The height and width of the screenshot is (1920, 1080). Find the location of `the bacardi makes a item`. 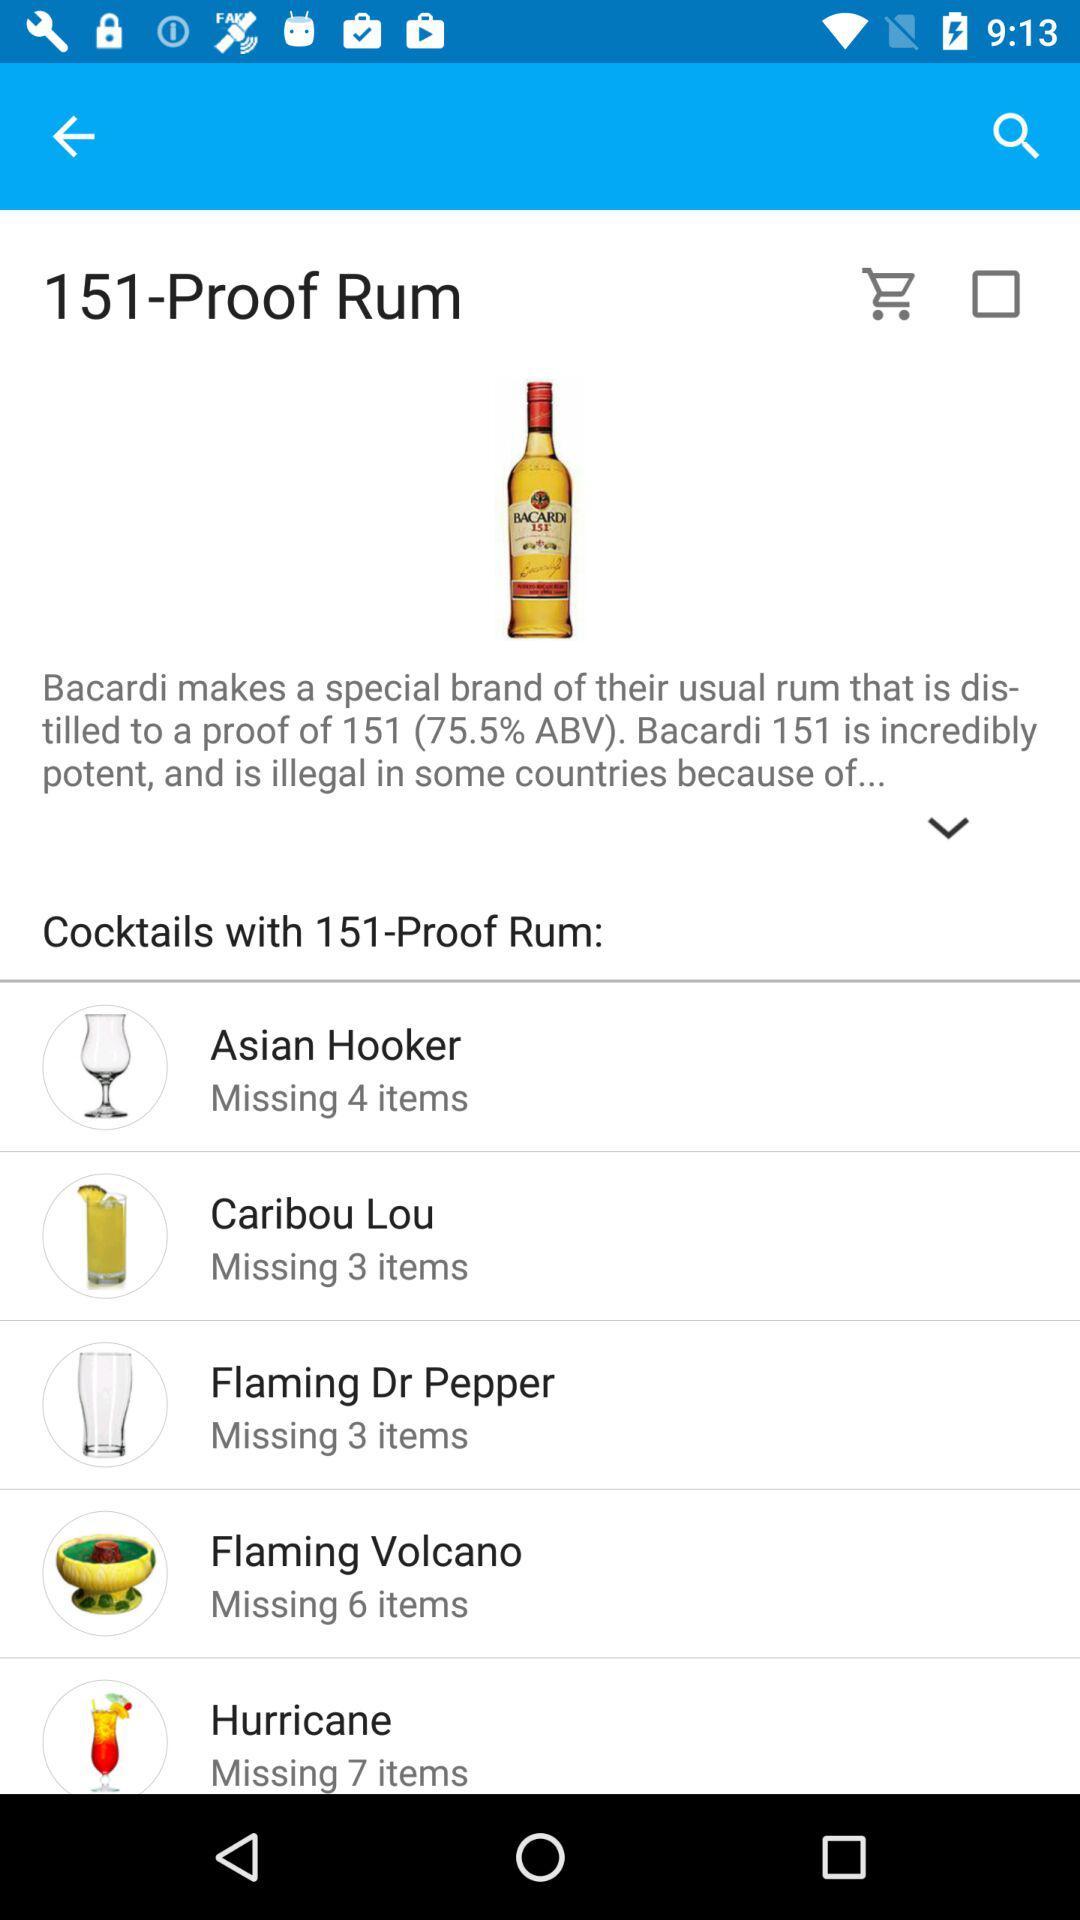

the bacardi makes a item is located at coordinates (540, 759).